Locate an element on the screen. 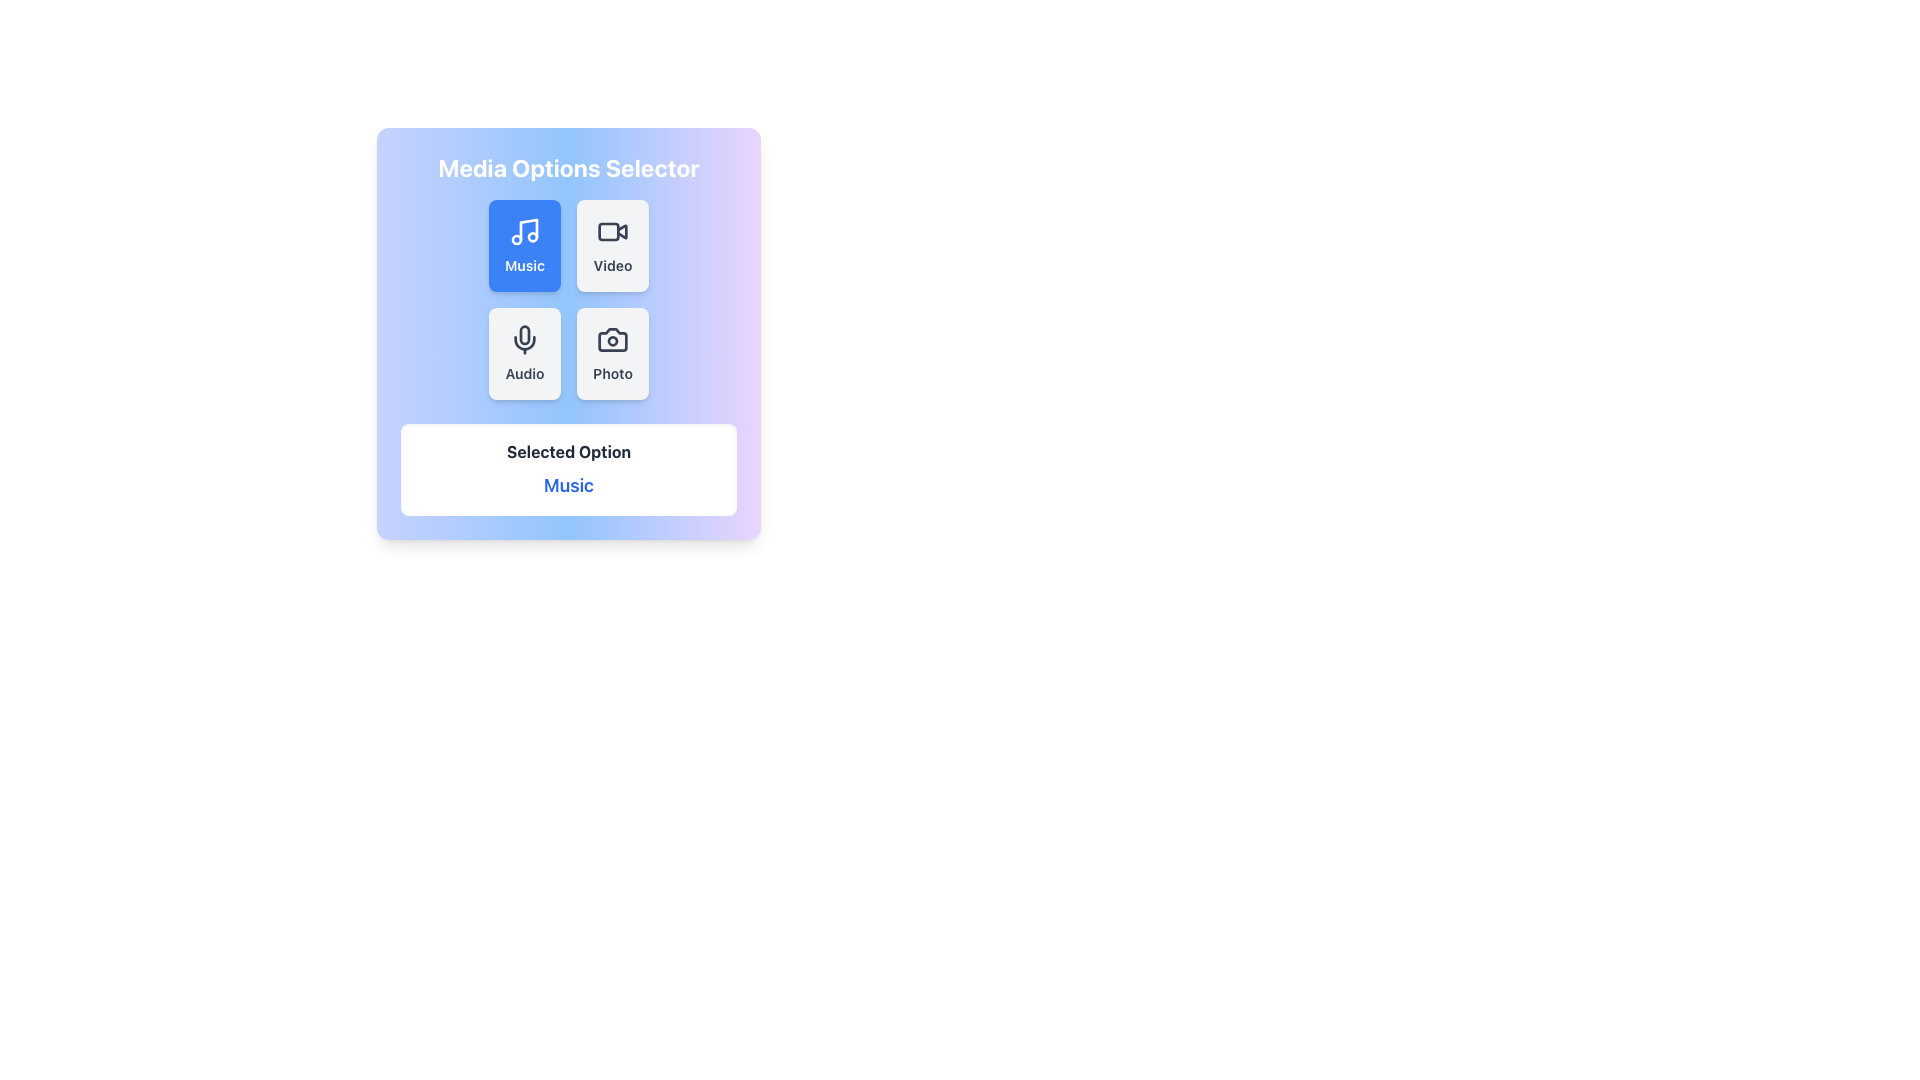 This screenshot has width=1920, height=1080. text label 'Video' located at the bottom of the second card in the first row of a two-by-two grid arrangement, indicating video functionalities is located at coordinates (612, 265).